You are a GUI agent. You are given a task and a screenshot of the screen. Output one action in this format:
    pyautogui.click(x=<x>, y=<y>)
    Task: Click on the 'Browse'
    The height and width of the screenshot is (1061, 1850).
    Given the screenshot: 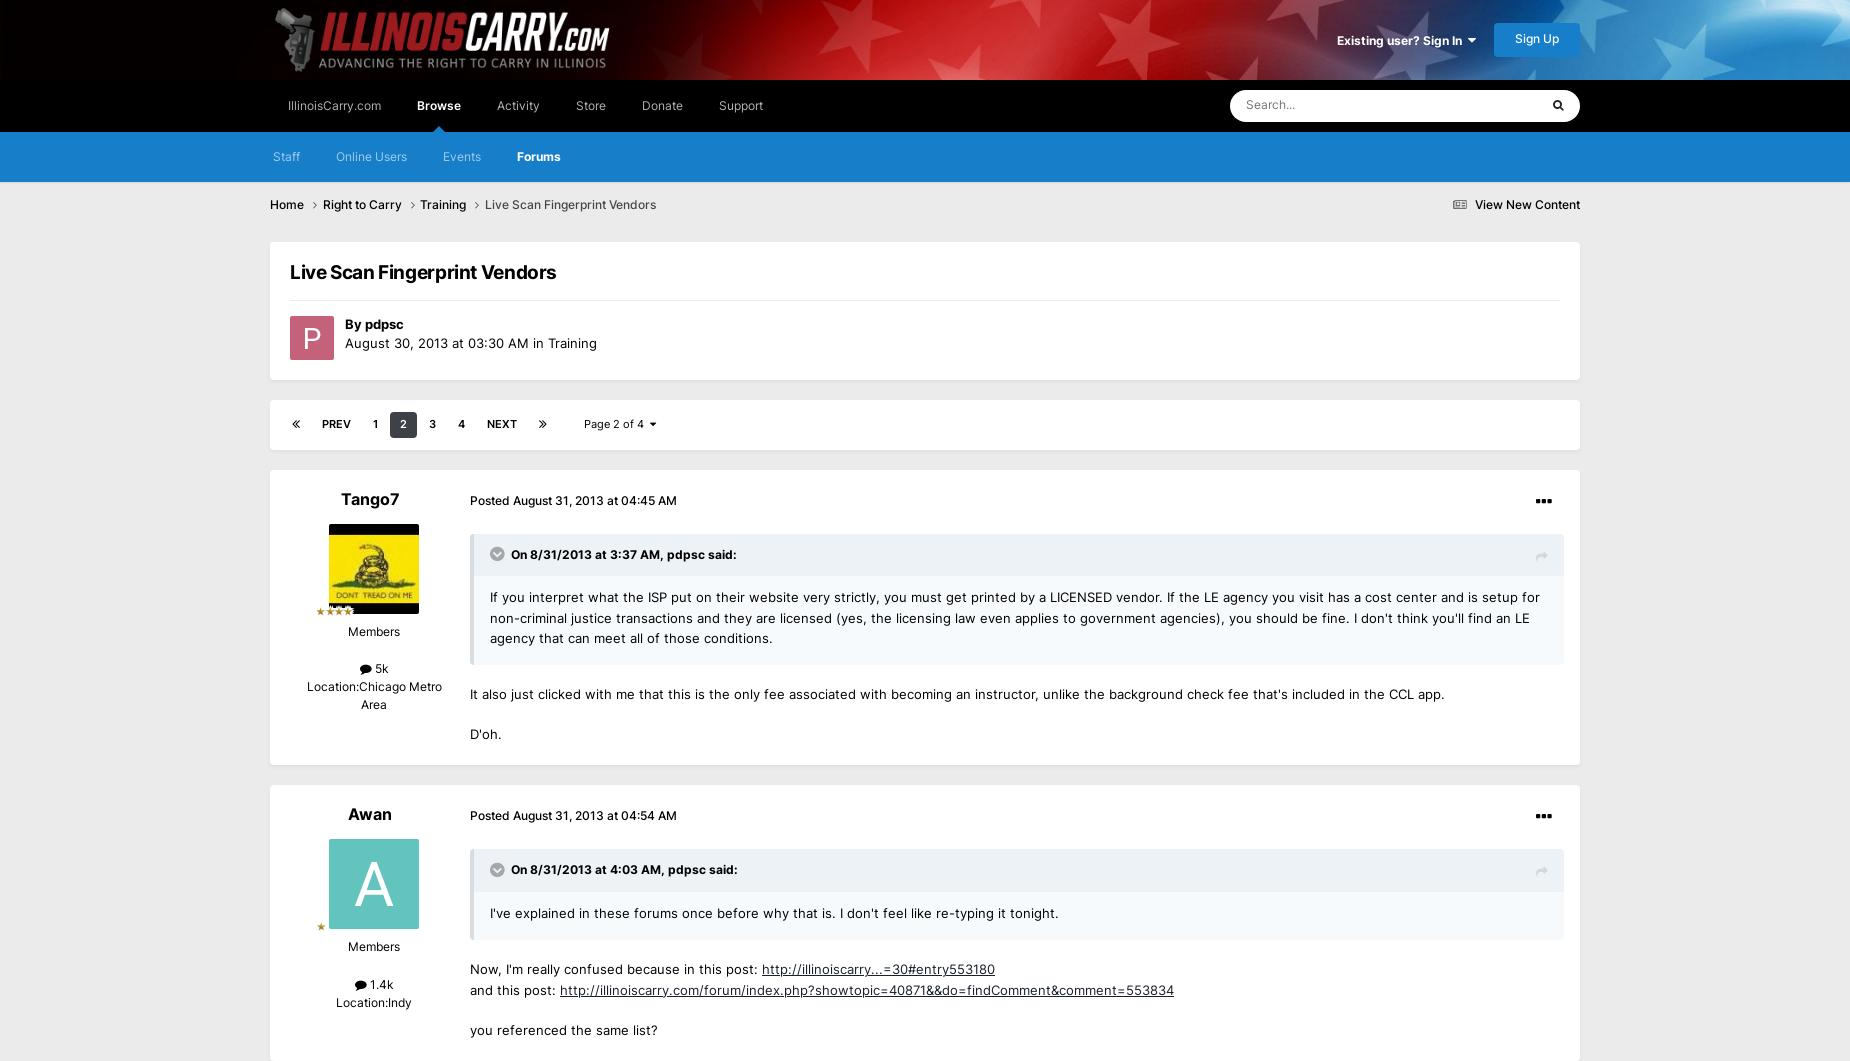 What is the action you would take?
    pyautogui.click(x=415, y=105)
    